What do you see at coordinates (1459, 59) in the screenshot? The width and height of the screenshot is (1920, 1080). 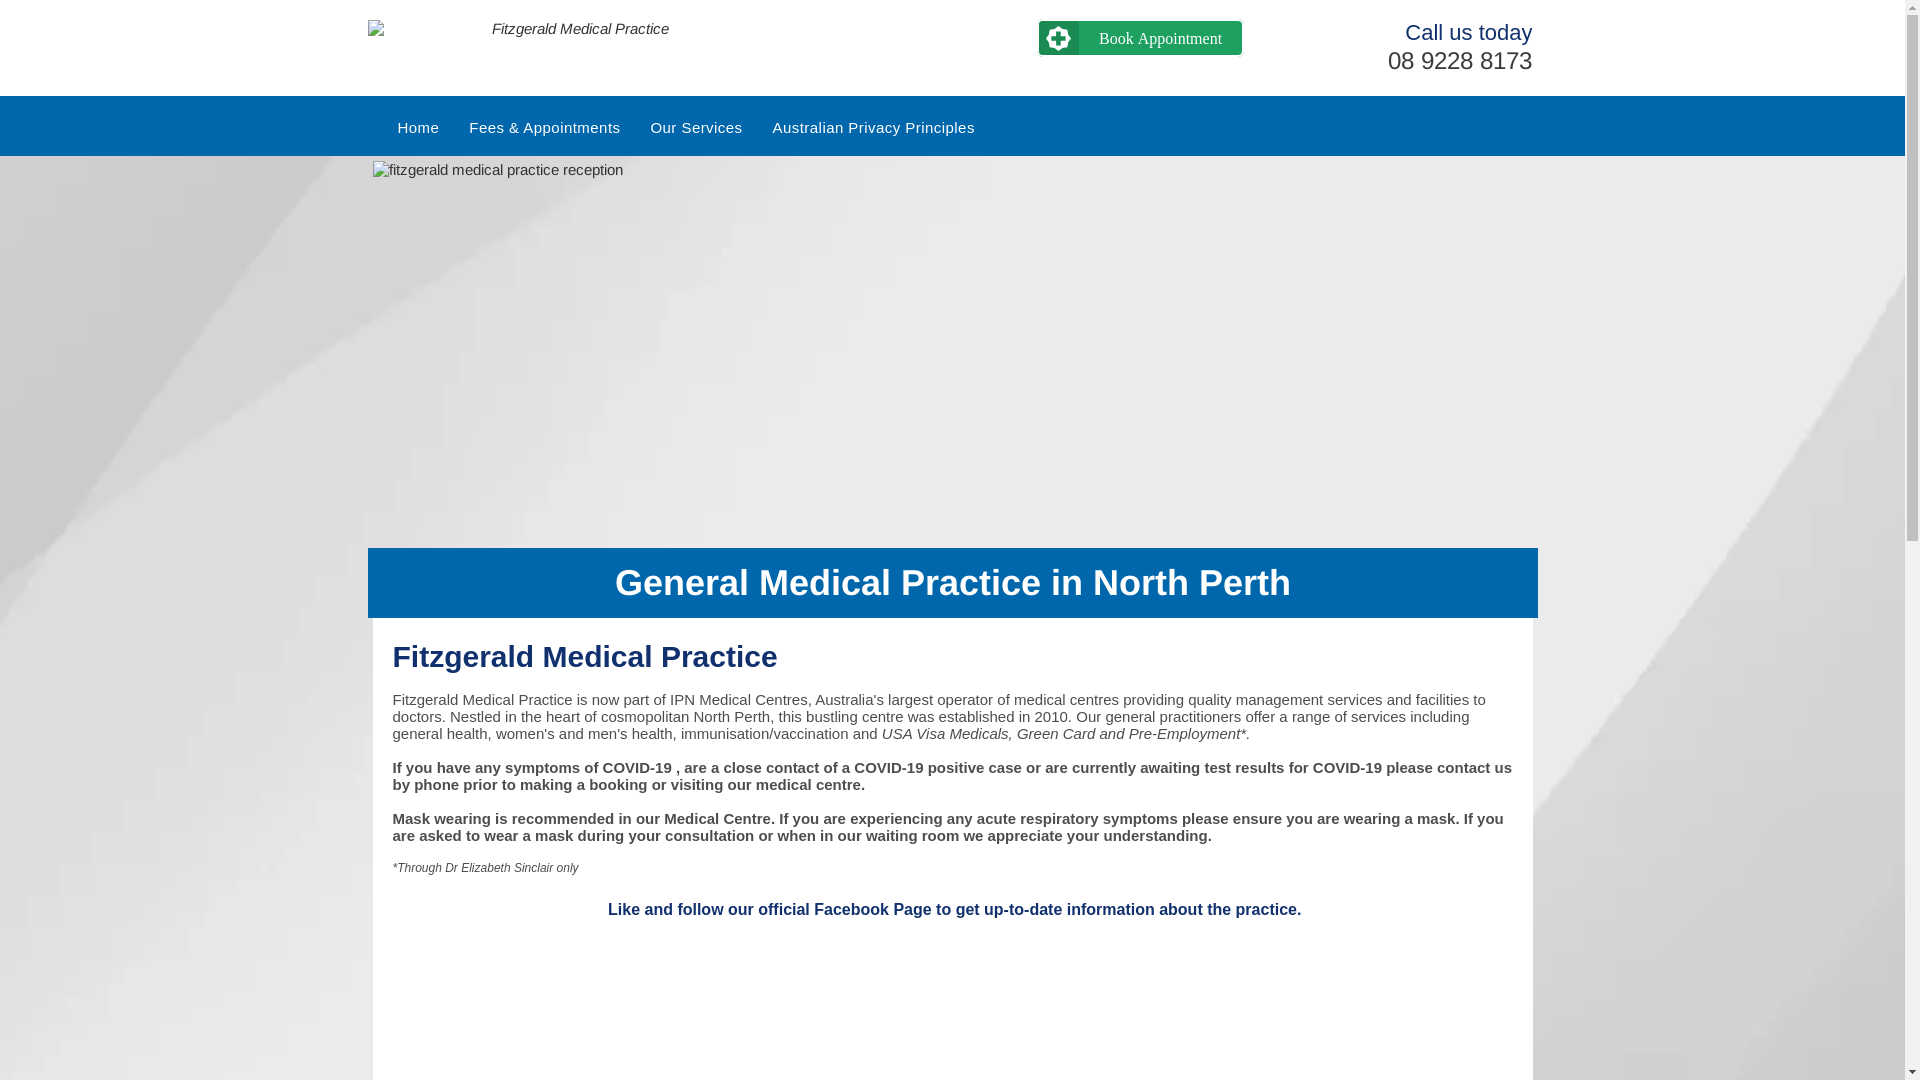 I see `'08 9228 8173'` at bounding box center [1459, 59].